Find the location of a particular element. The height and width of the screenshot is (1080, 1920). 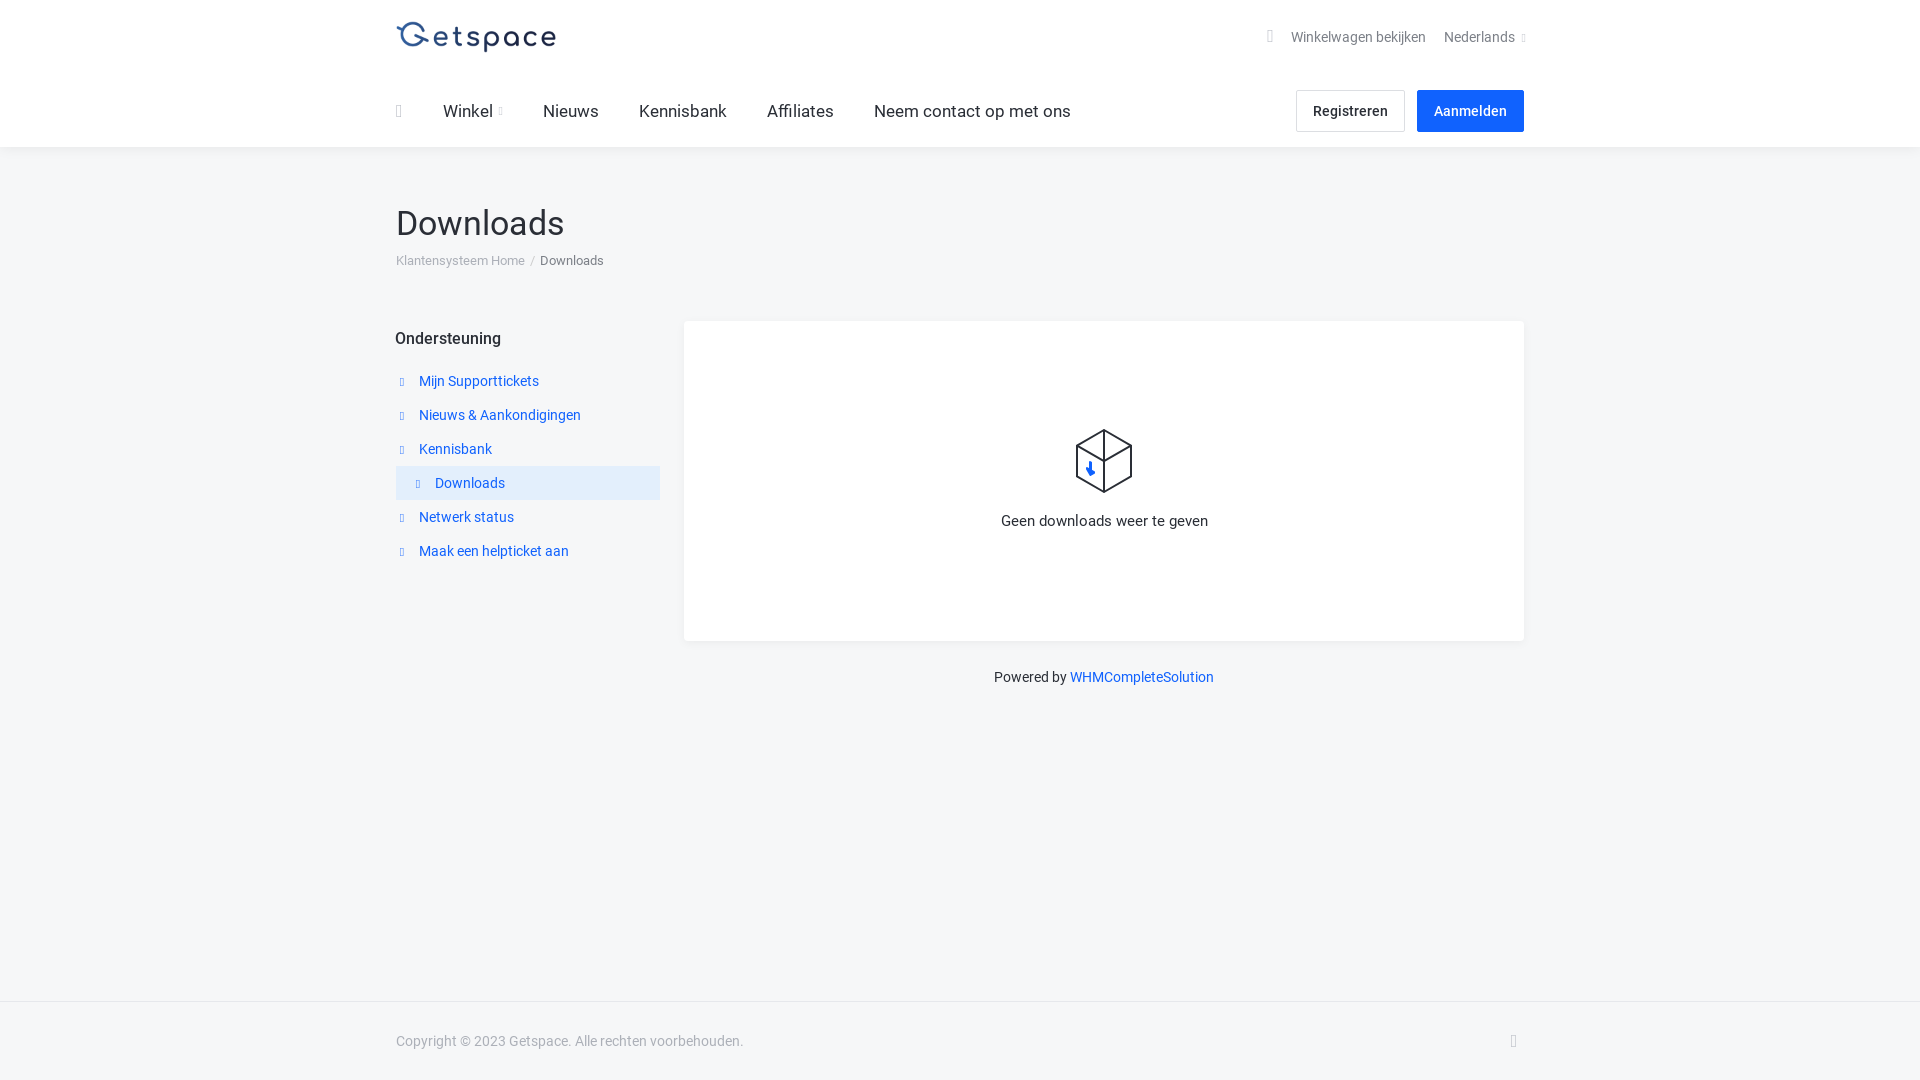

'Aanmelden' is located at coordinates (1470, 111).